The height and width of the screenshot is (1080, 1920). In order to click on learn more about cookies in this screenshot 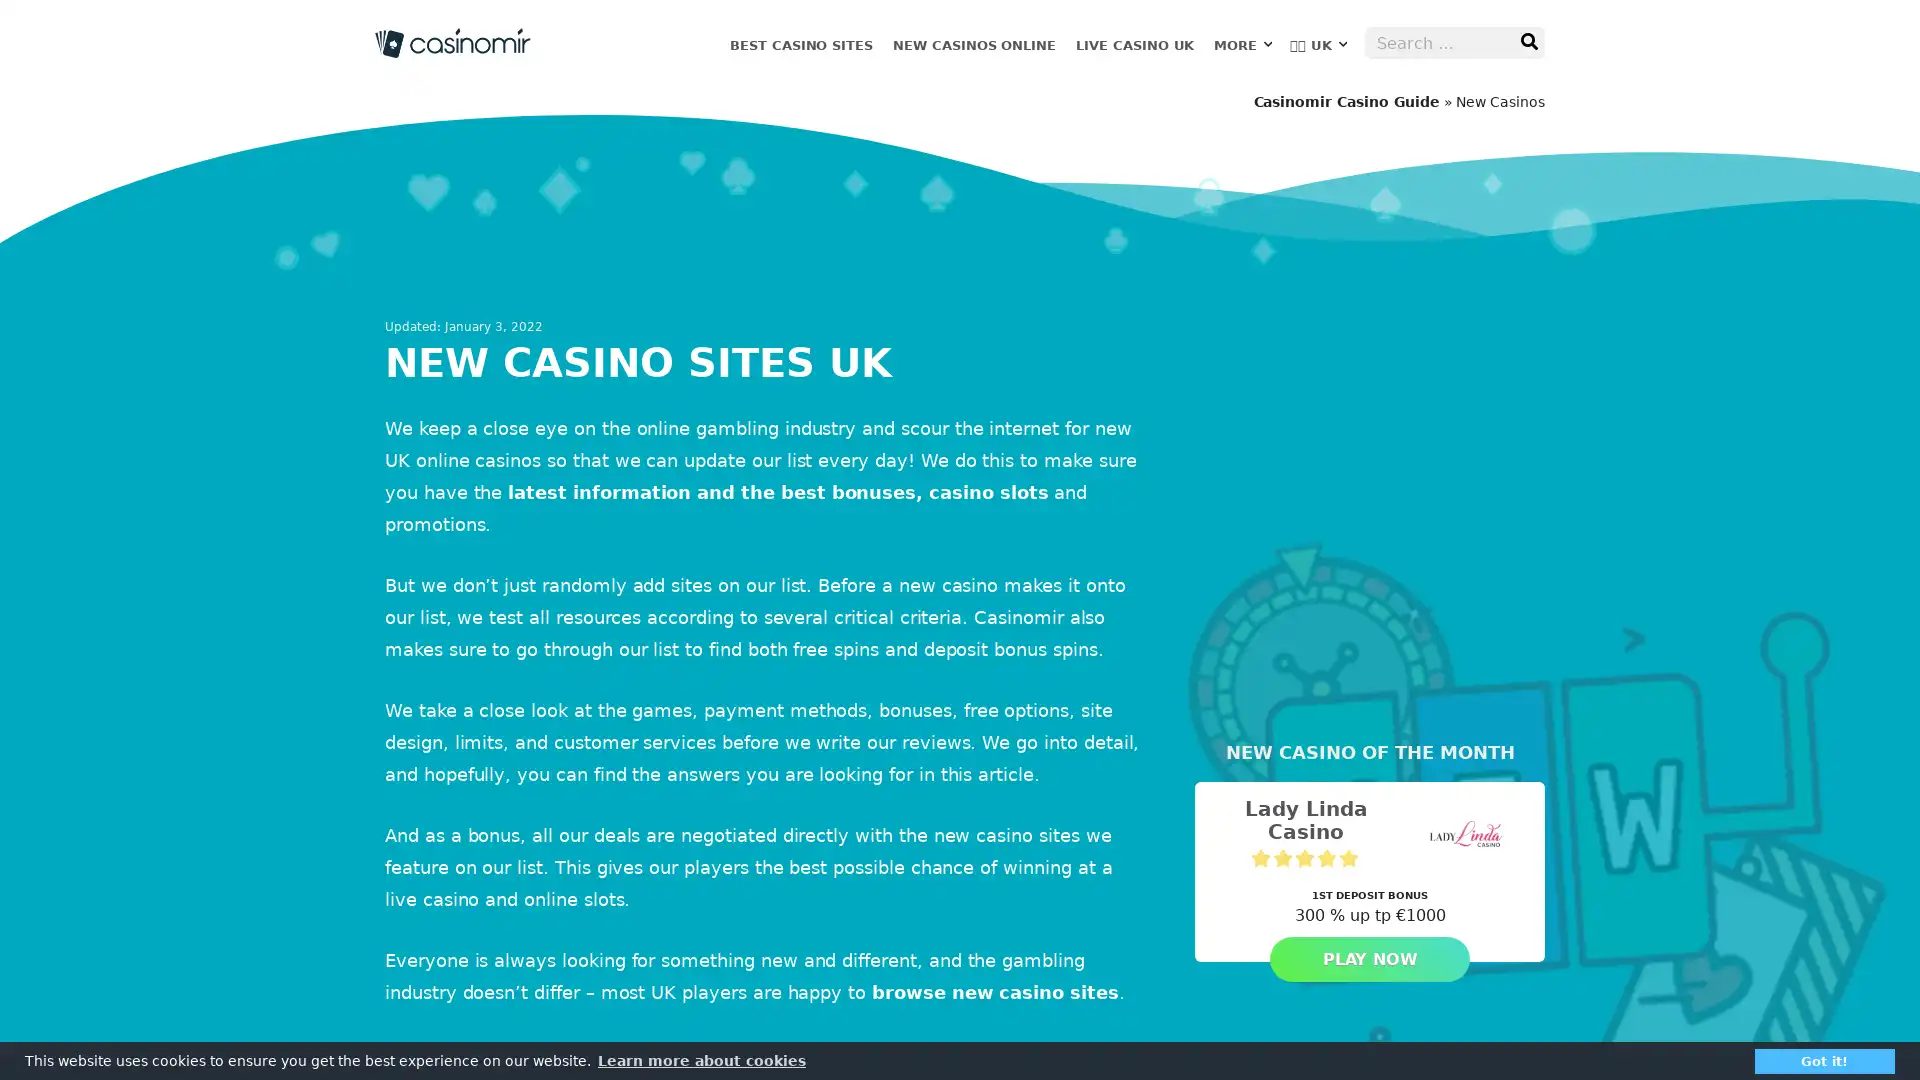, I will do `click(701, 1059)`.